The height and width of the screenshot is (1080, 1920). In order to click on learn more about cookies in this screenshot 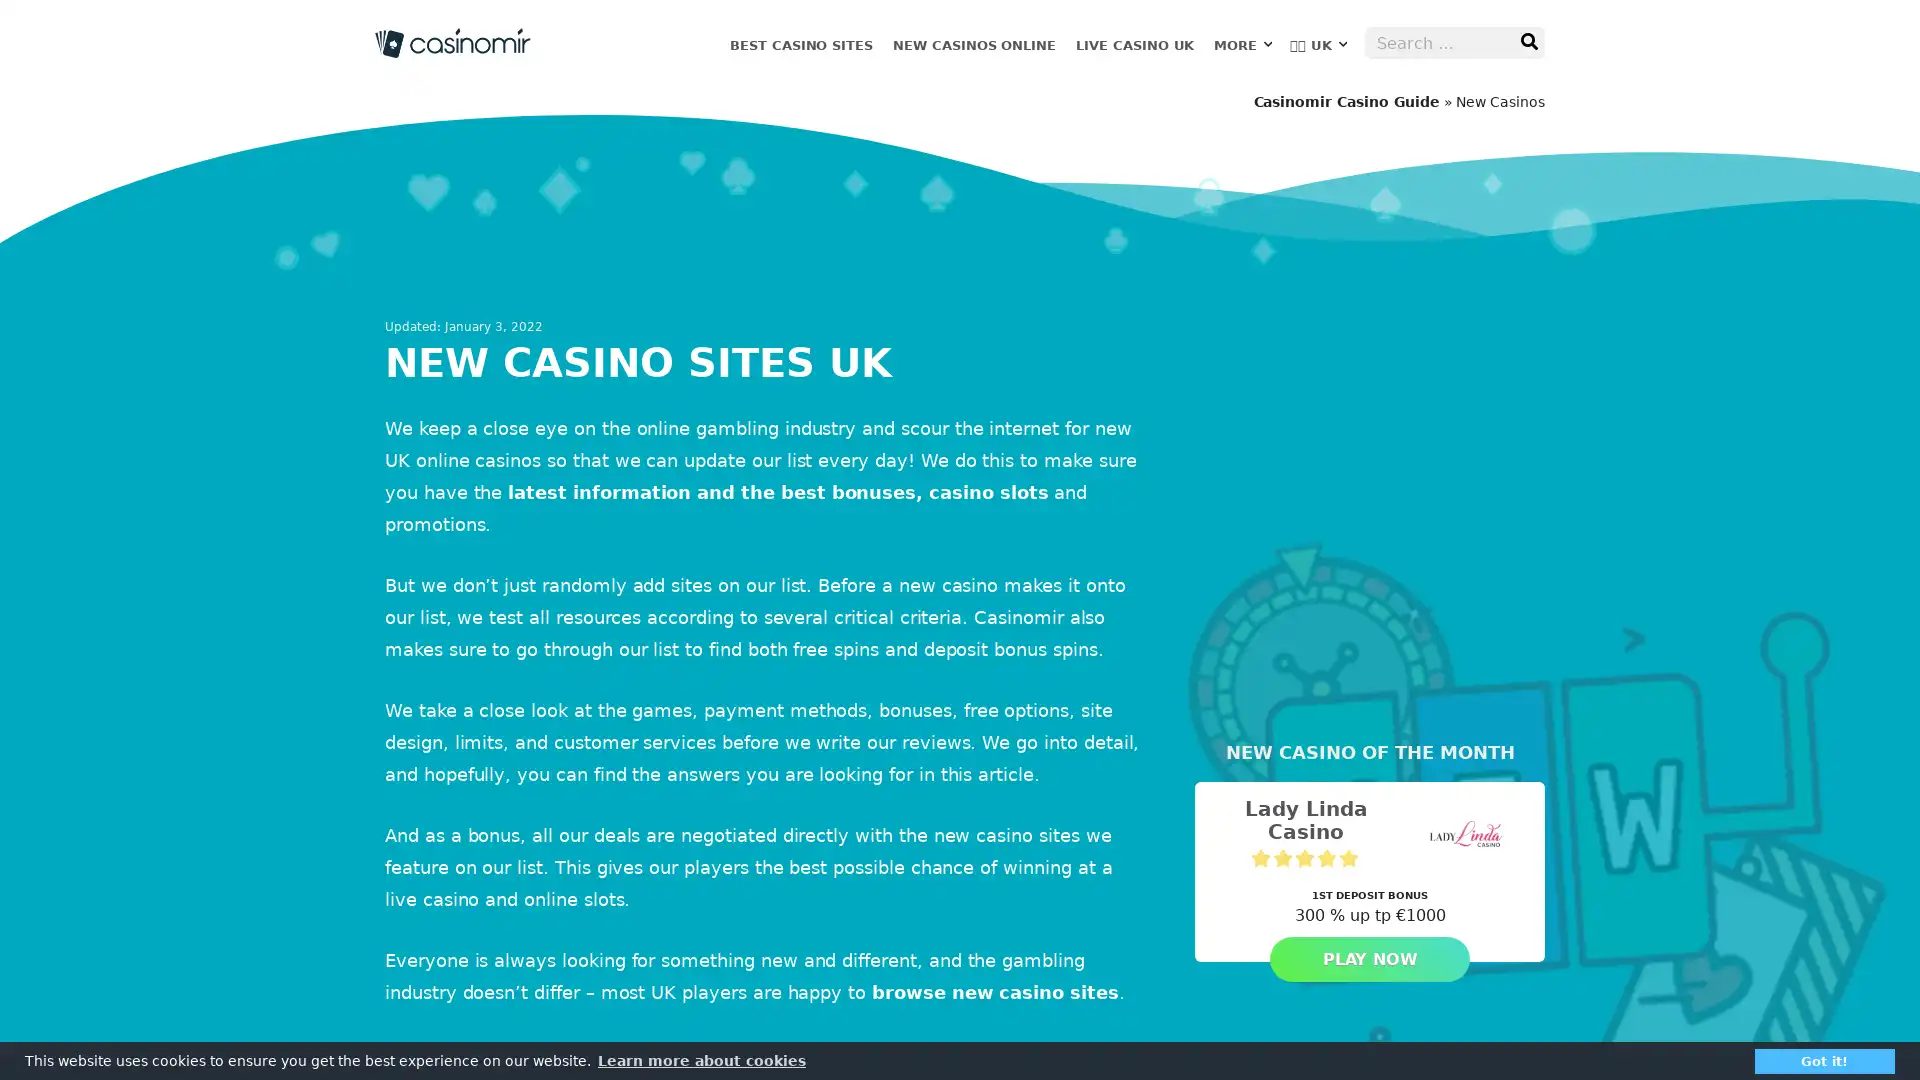, I will do `click(701, 1059)`.